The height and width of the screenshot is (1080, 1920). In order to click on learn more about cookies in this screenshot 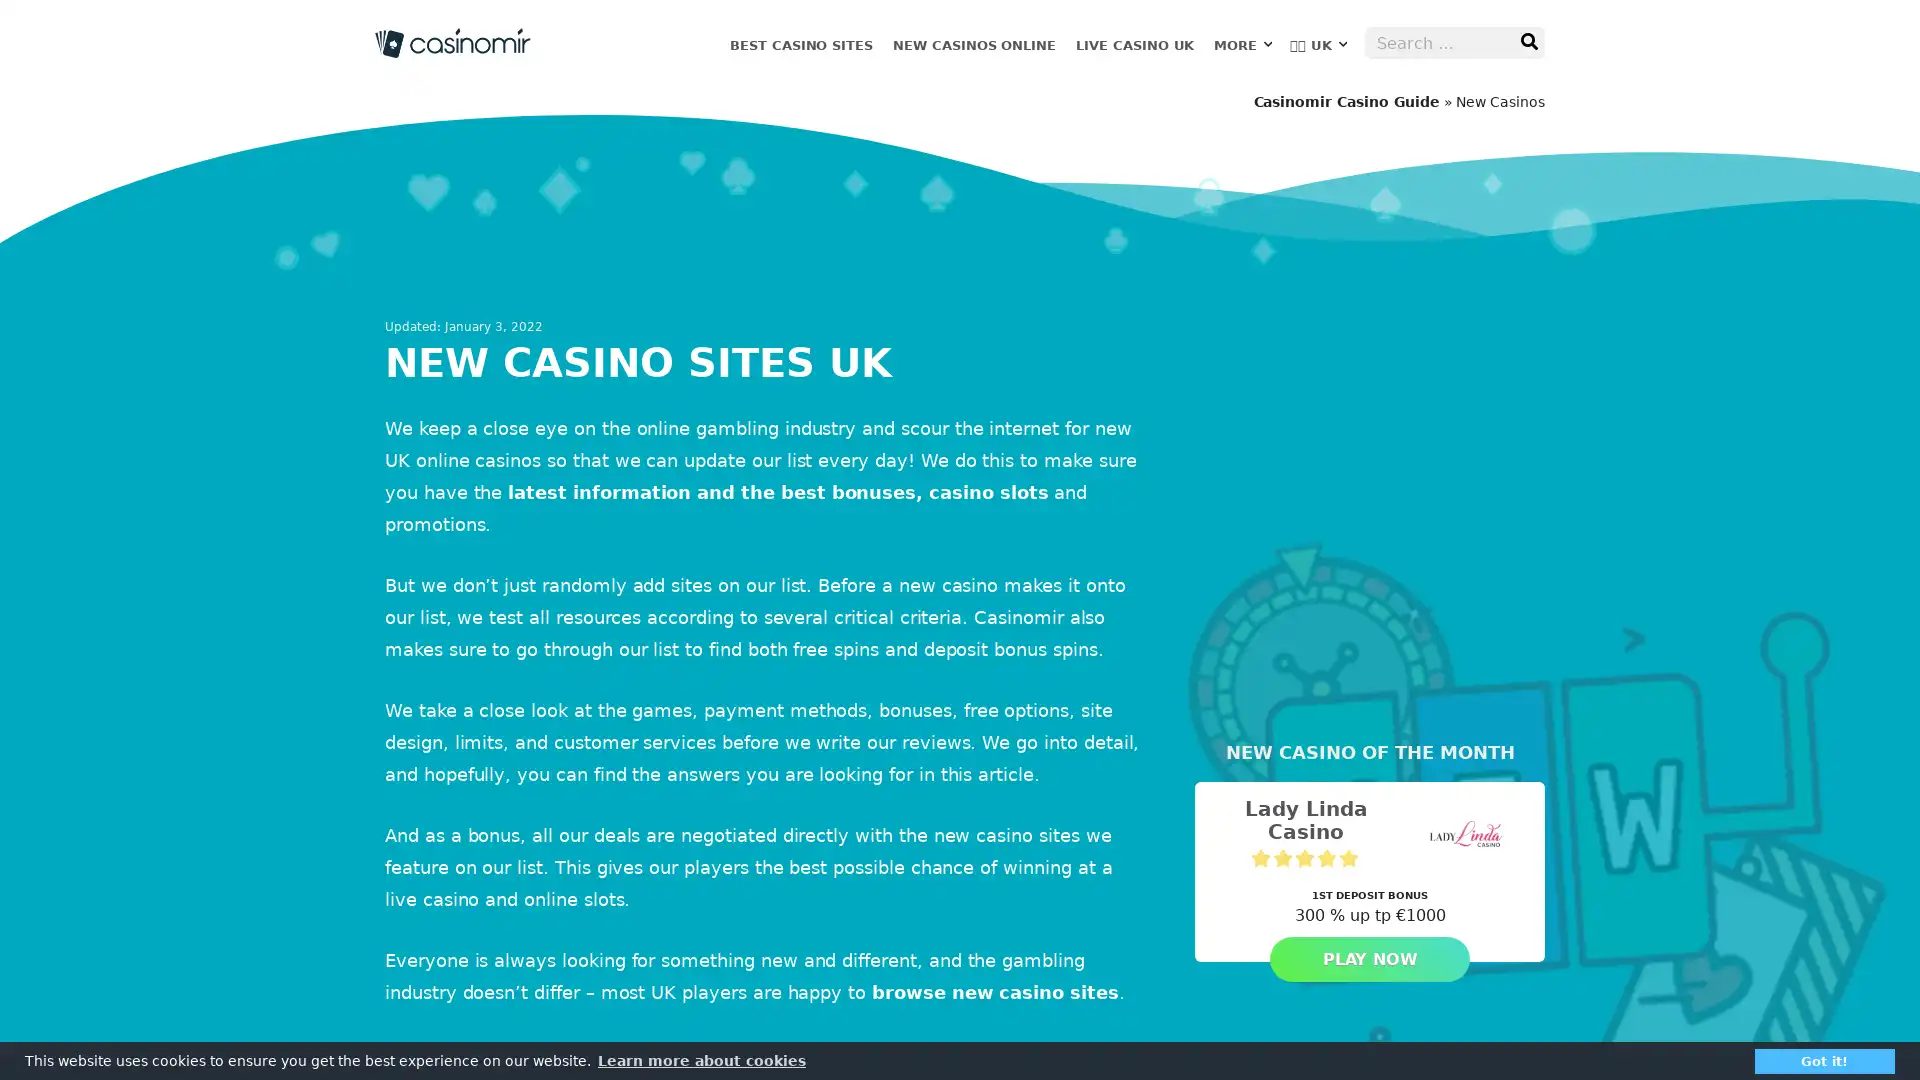, I will do `click(701, 1059)`.